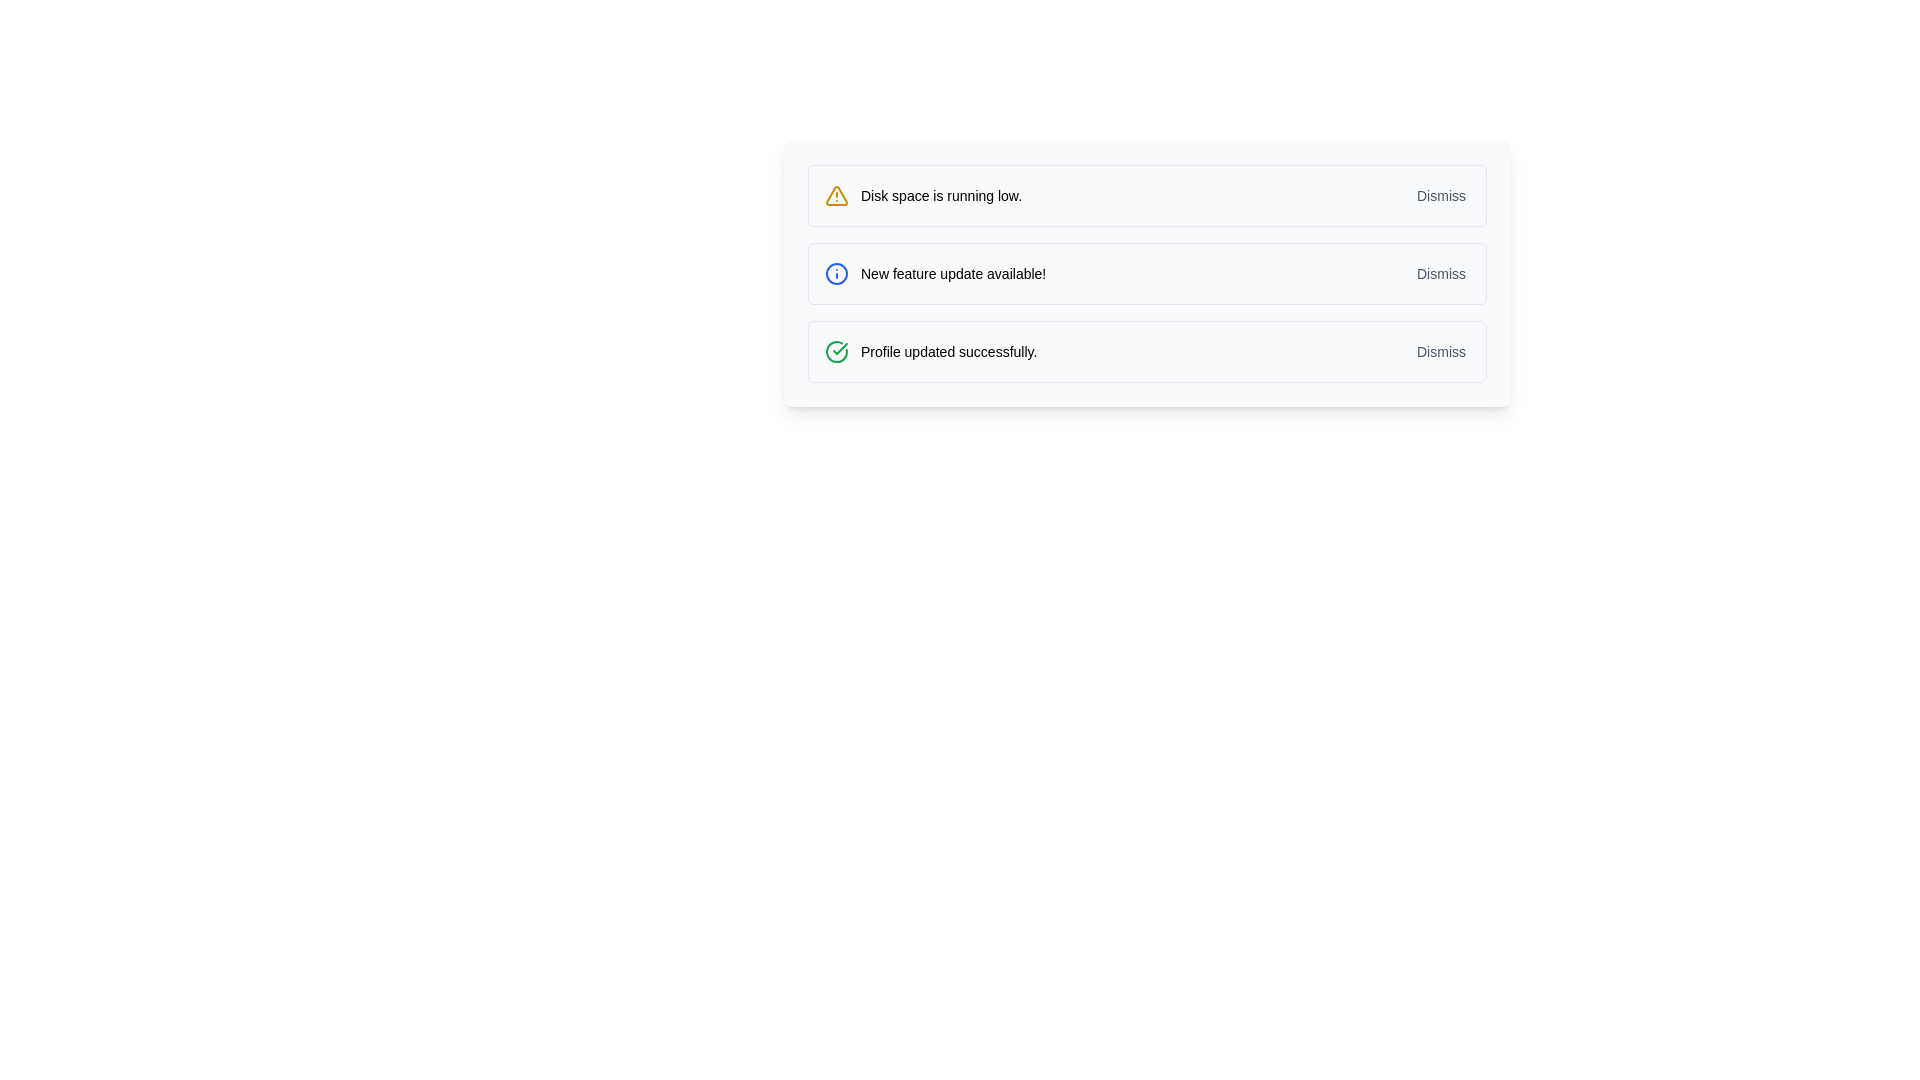 The width and height of the screenshot is (1920, 1080). What do you see at coordinates (836, 350) in the screenshot?
I see `the circular checkmark icon with a green stroke located to the left of the 'Profile updated successfully.' message and adjacent to the 'Dismiss' button` at bounding box center [836, 350].